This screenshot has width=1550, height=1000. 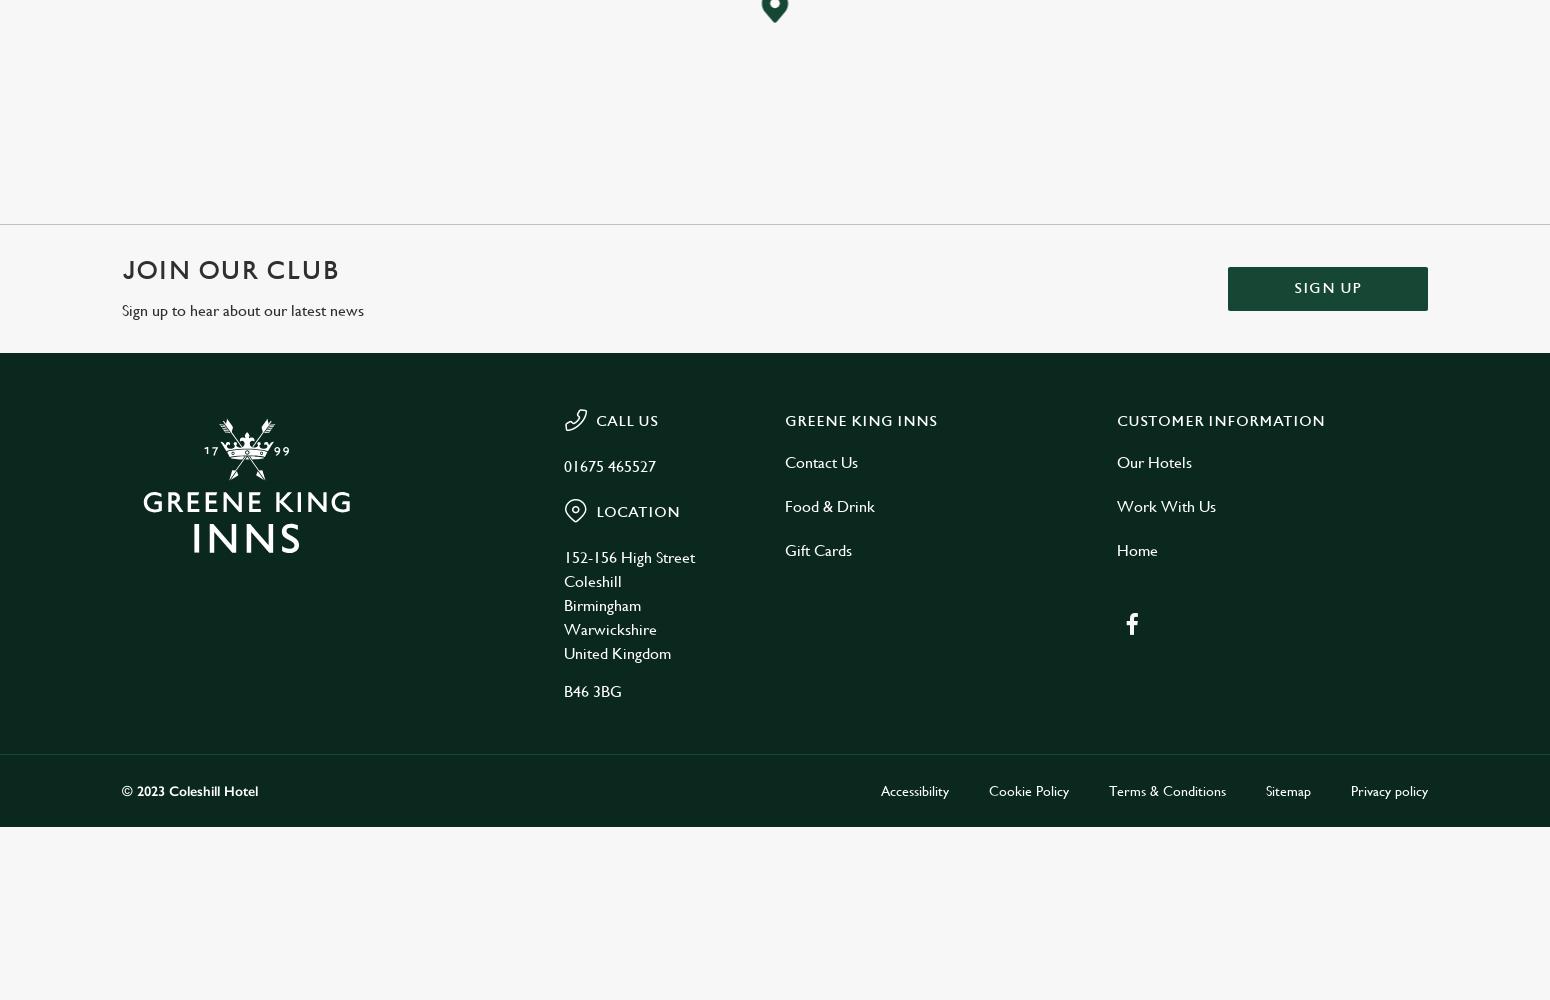 What do you see at coordinates (829, 506) in the screenshot?
I see `'Food & Drink'` at bounding box center [829, 506].